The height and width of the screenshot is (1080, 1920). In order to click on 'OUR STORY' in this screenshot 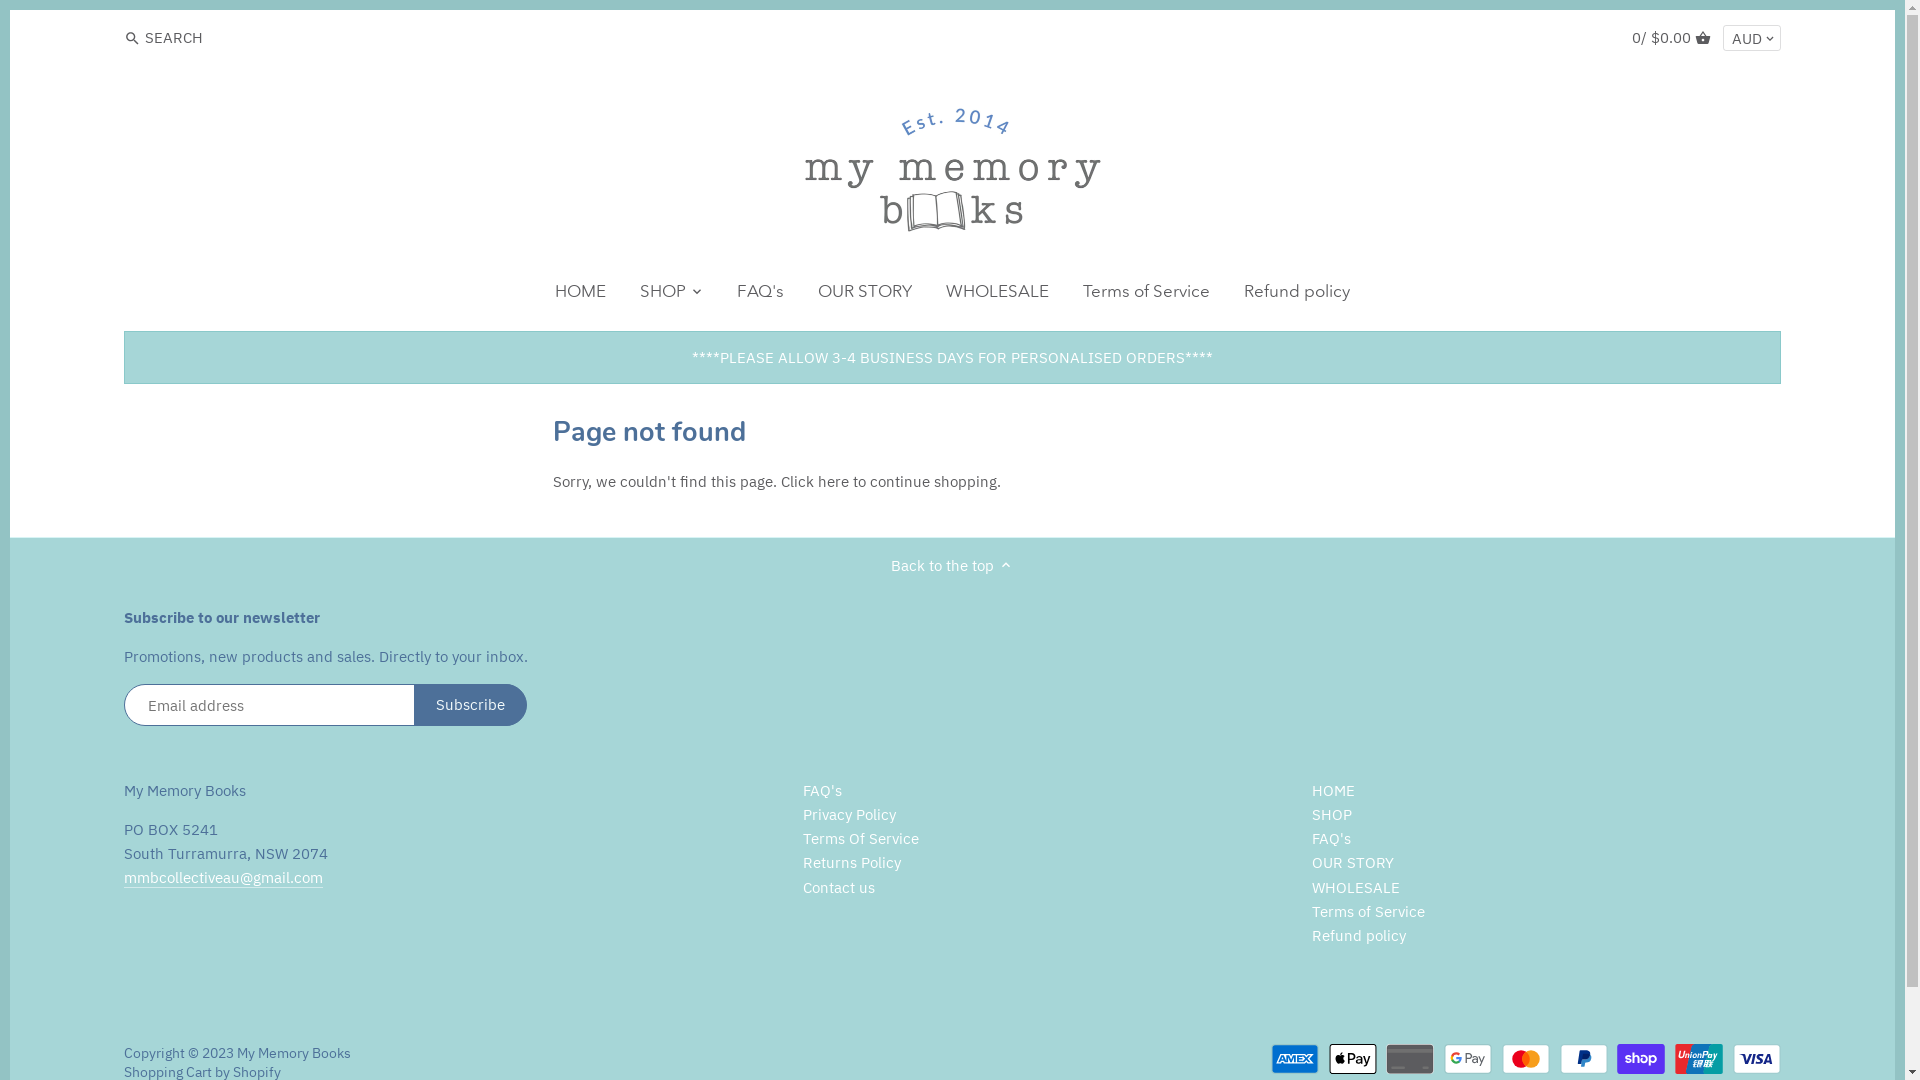, I will do `click(801, 294)`.